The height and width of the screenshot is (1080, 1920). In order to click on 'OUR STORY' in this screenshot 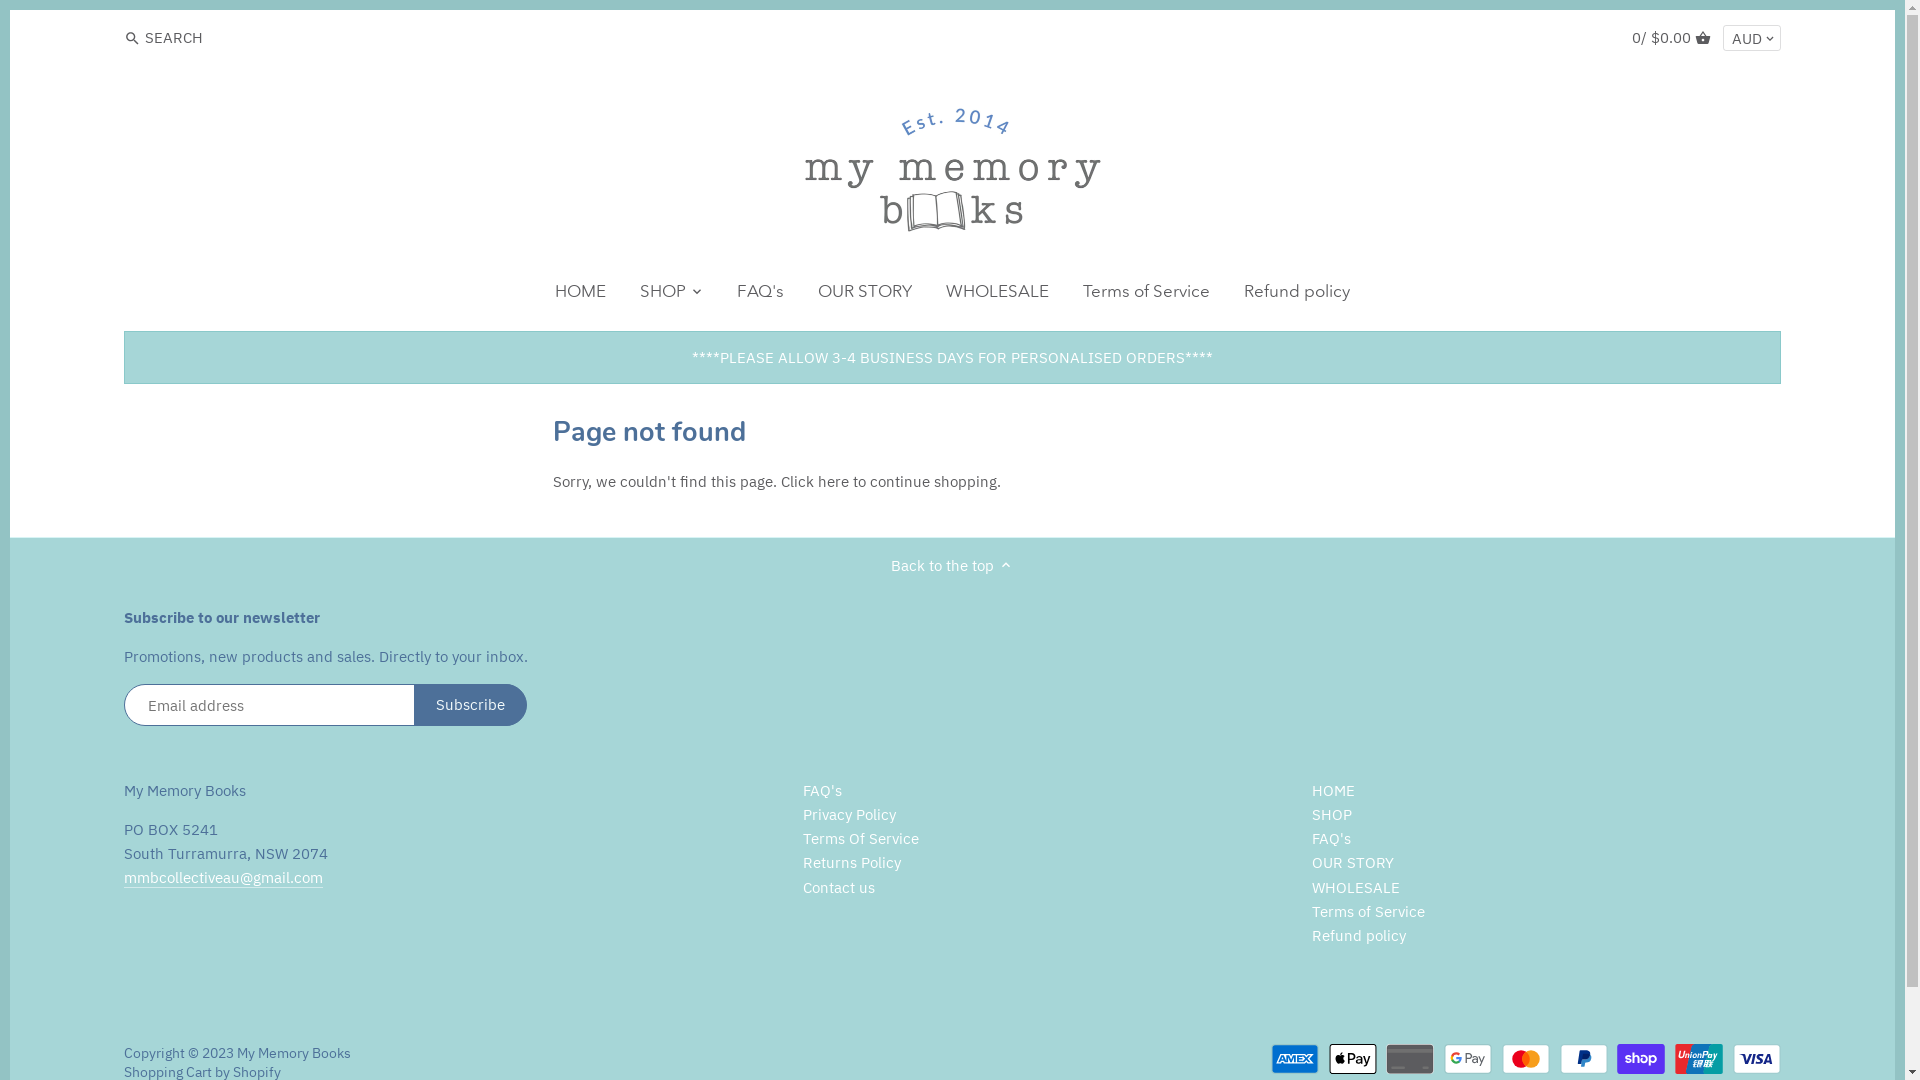, I will do `click(801, 294)`.